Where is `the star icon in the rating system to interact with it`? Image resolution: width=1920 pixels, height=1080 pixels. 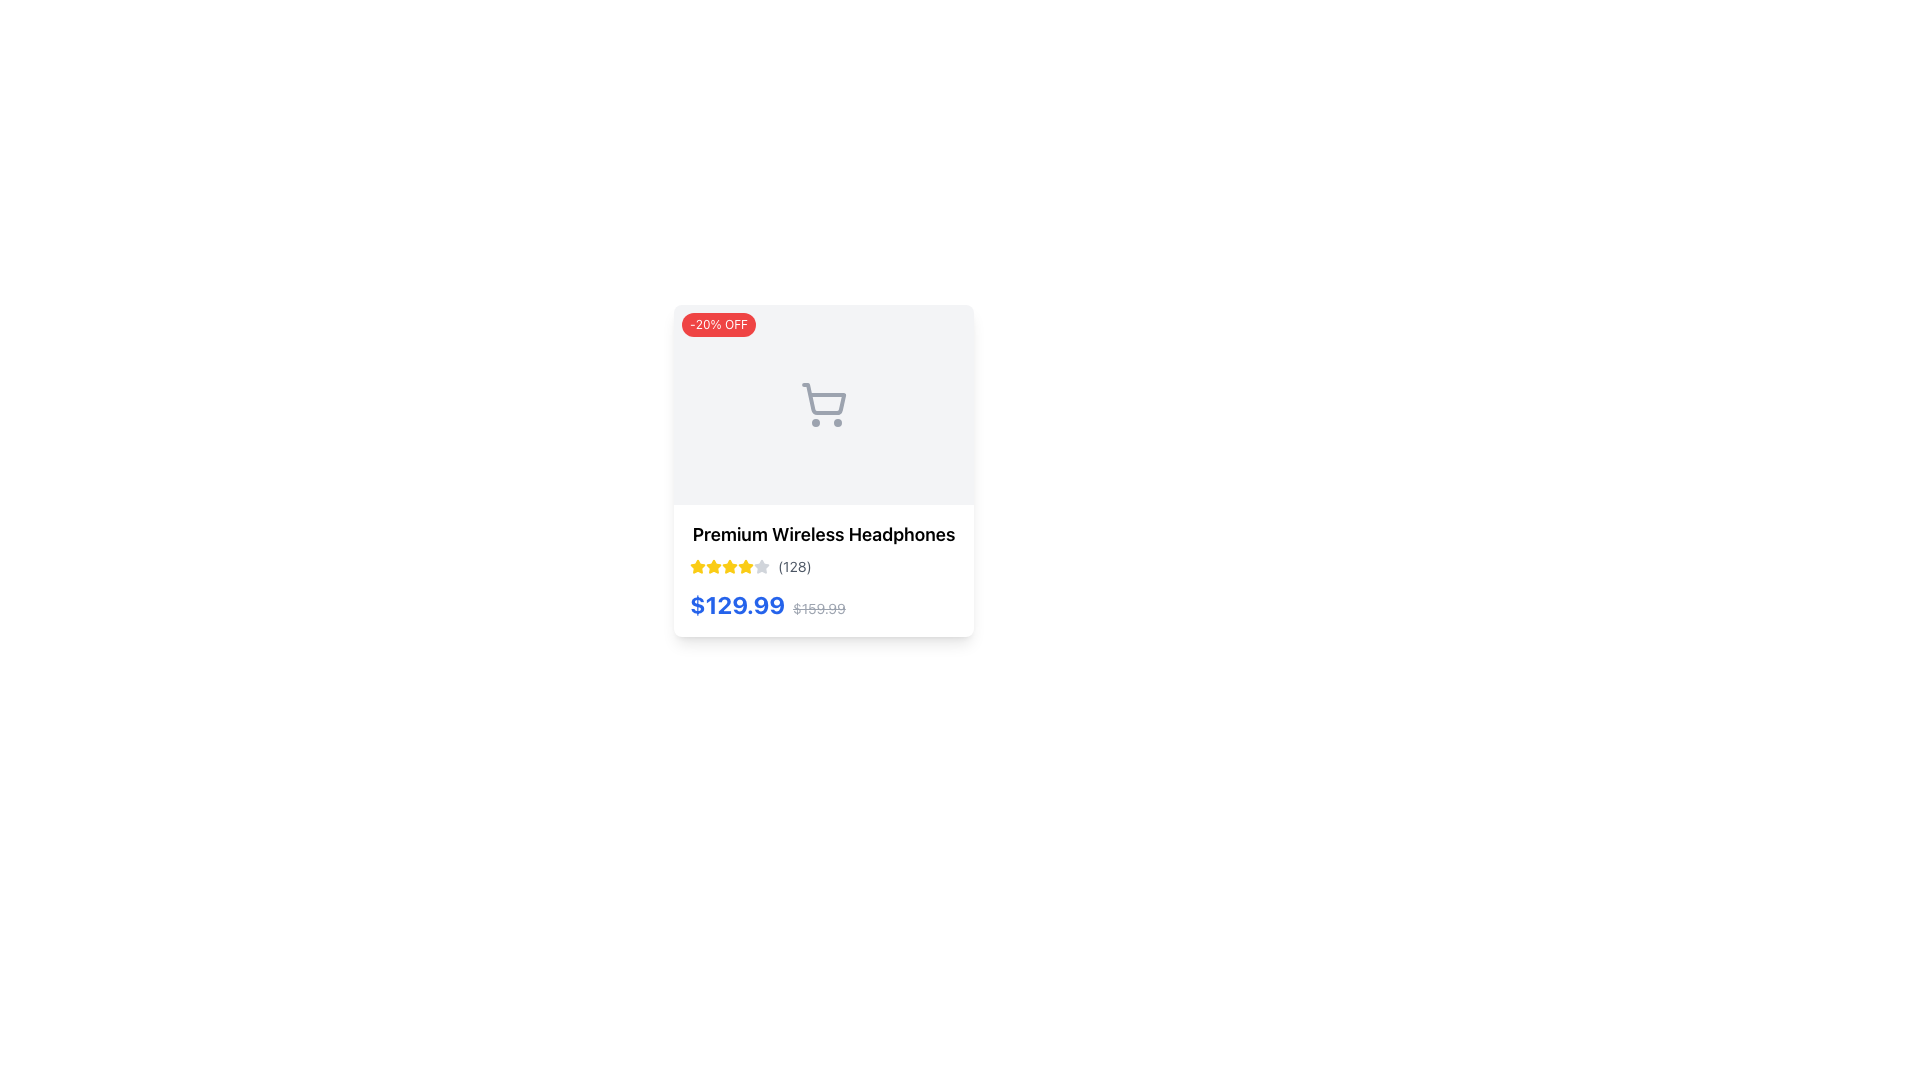
the star icon in the rating system to interact with it is located at coordinates (697, 566).